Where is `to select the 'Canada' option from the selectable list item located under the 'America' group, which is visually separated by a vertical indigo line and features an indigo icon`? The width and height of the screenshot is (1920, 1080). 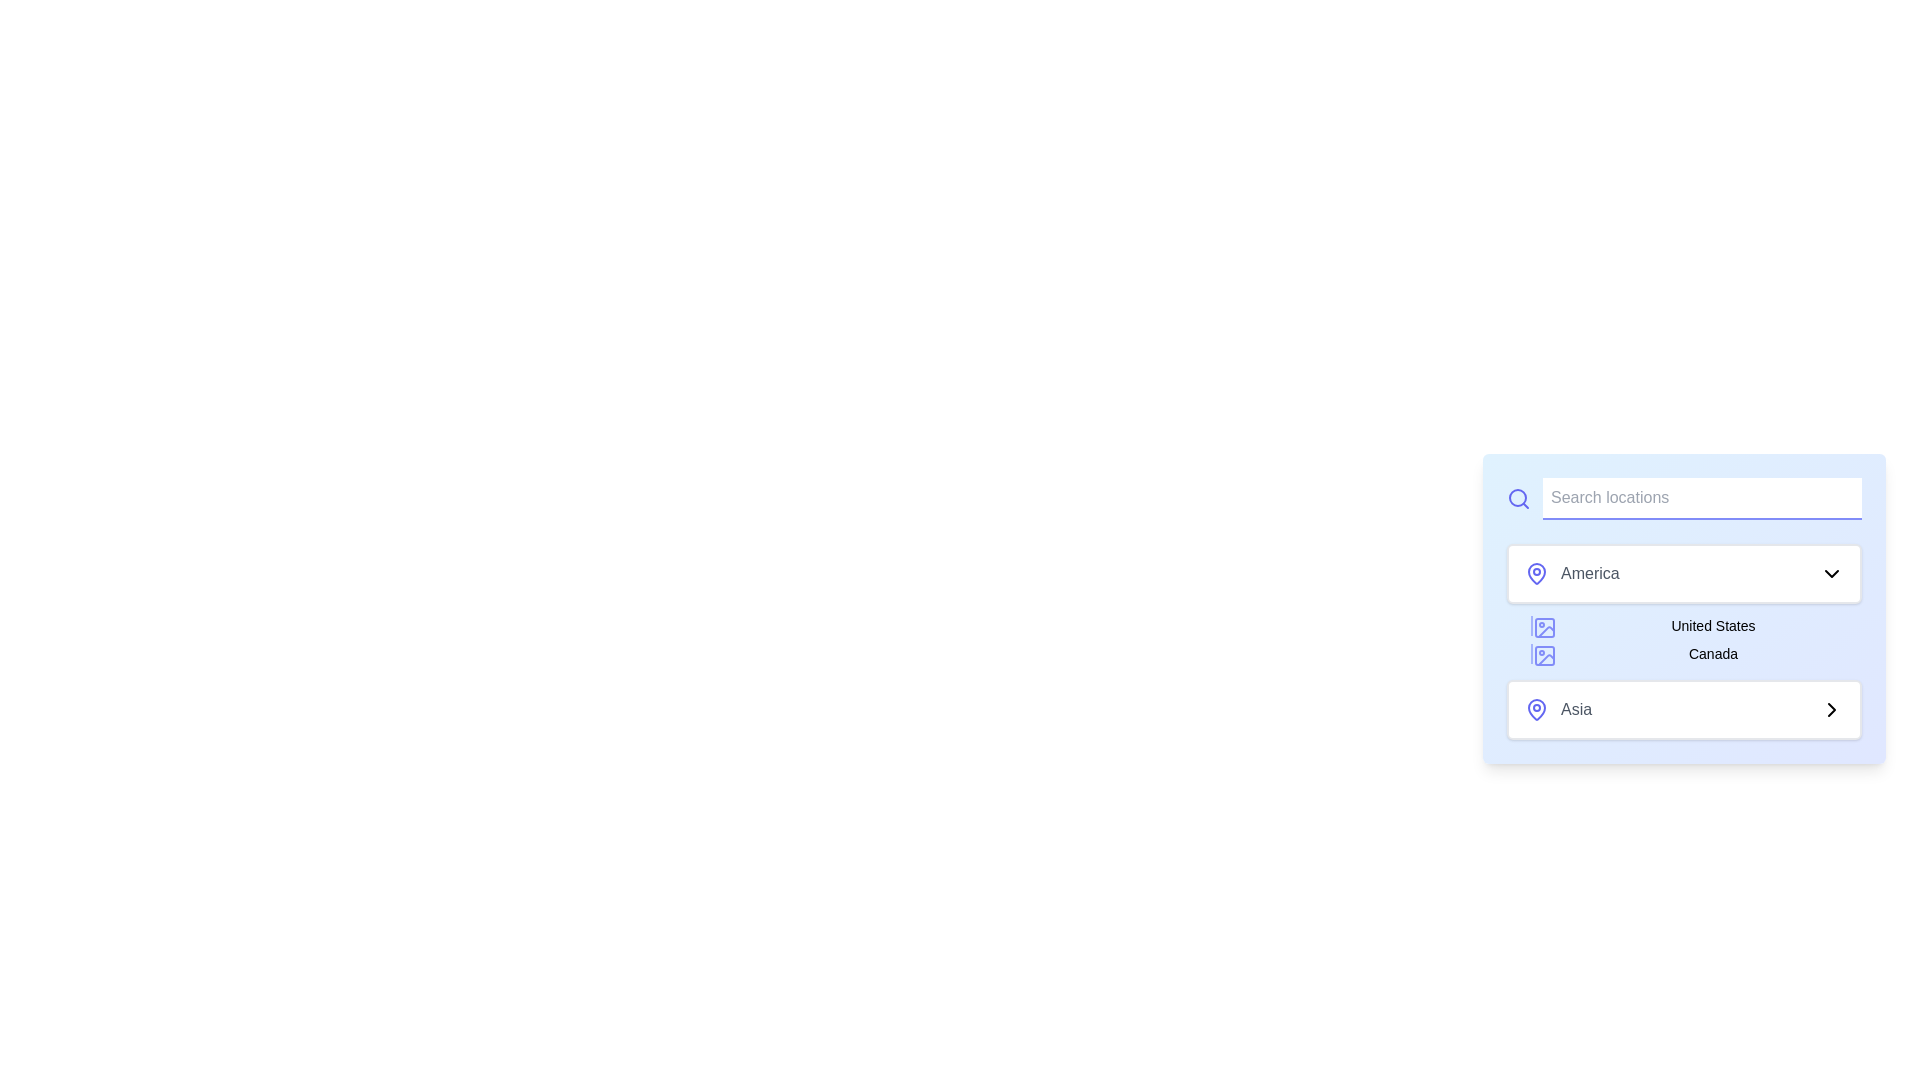
to select the 'Canada' option from the selectable list item located under the 'America' group, which is visually separated by a vertical indigo line and features an indigo icon is located at coordinates (1695, 654).